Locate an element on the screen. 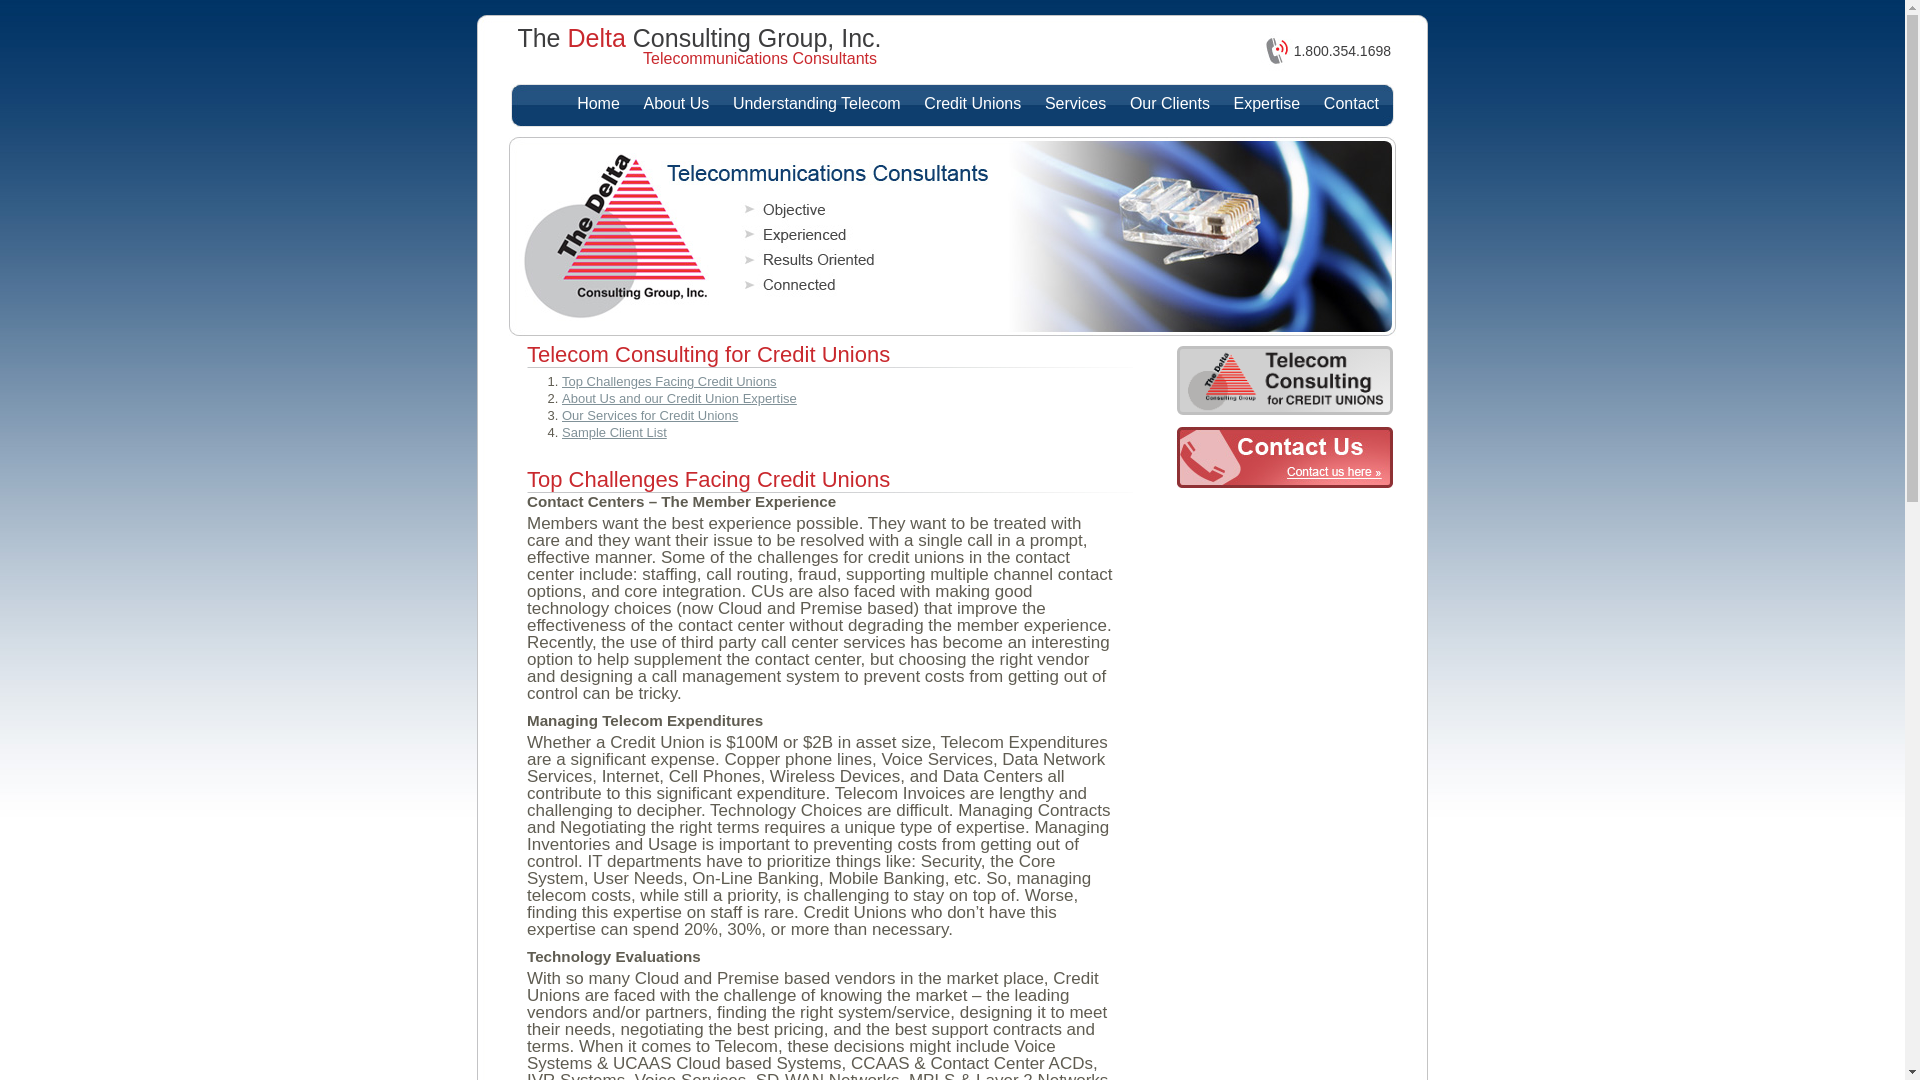  'Our Clients' is located at coordinates (1170, 103).